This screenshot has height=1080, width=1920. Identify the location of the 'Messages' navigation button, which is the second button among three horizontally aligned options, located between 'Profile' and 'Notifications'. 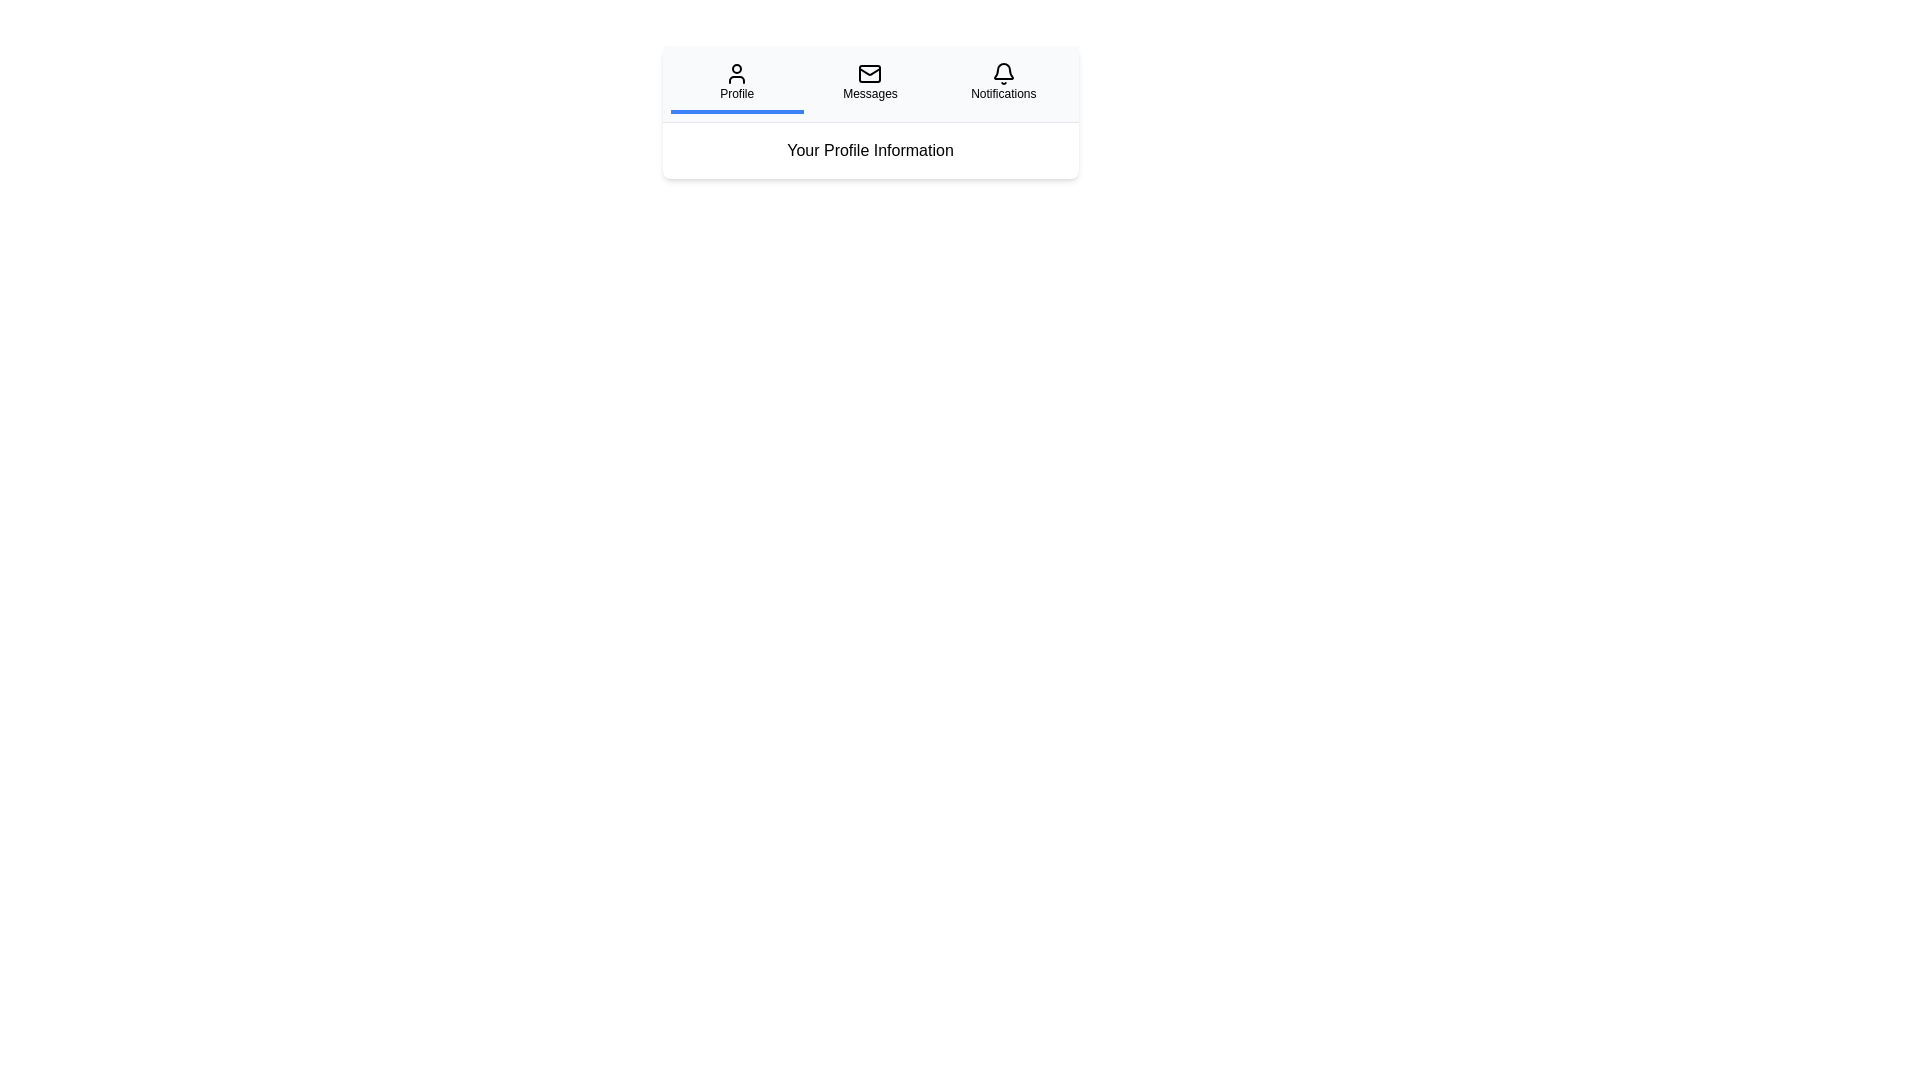
(870, 83).